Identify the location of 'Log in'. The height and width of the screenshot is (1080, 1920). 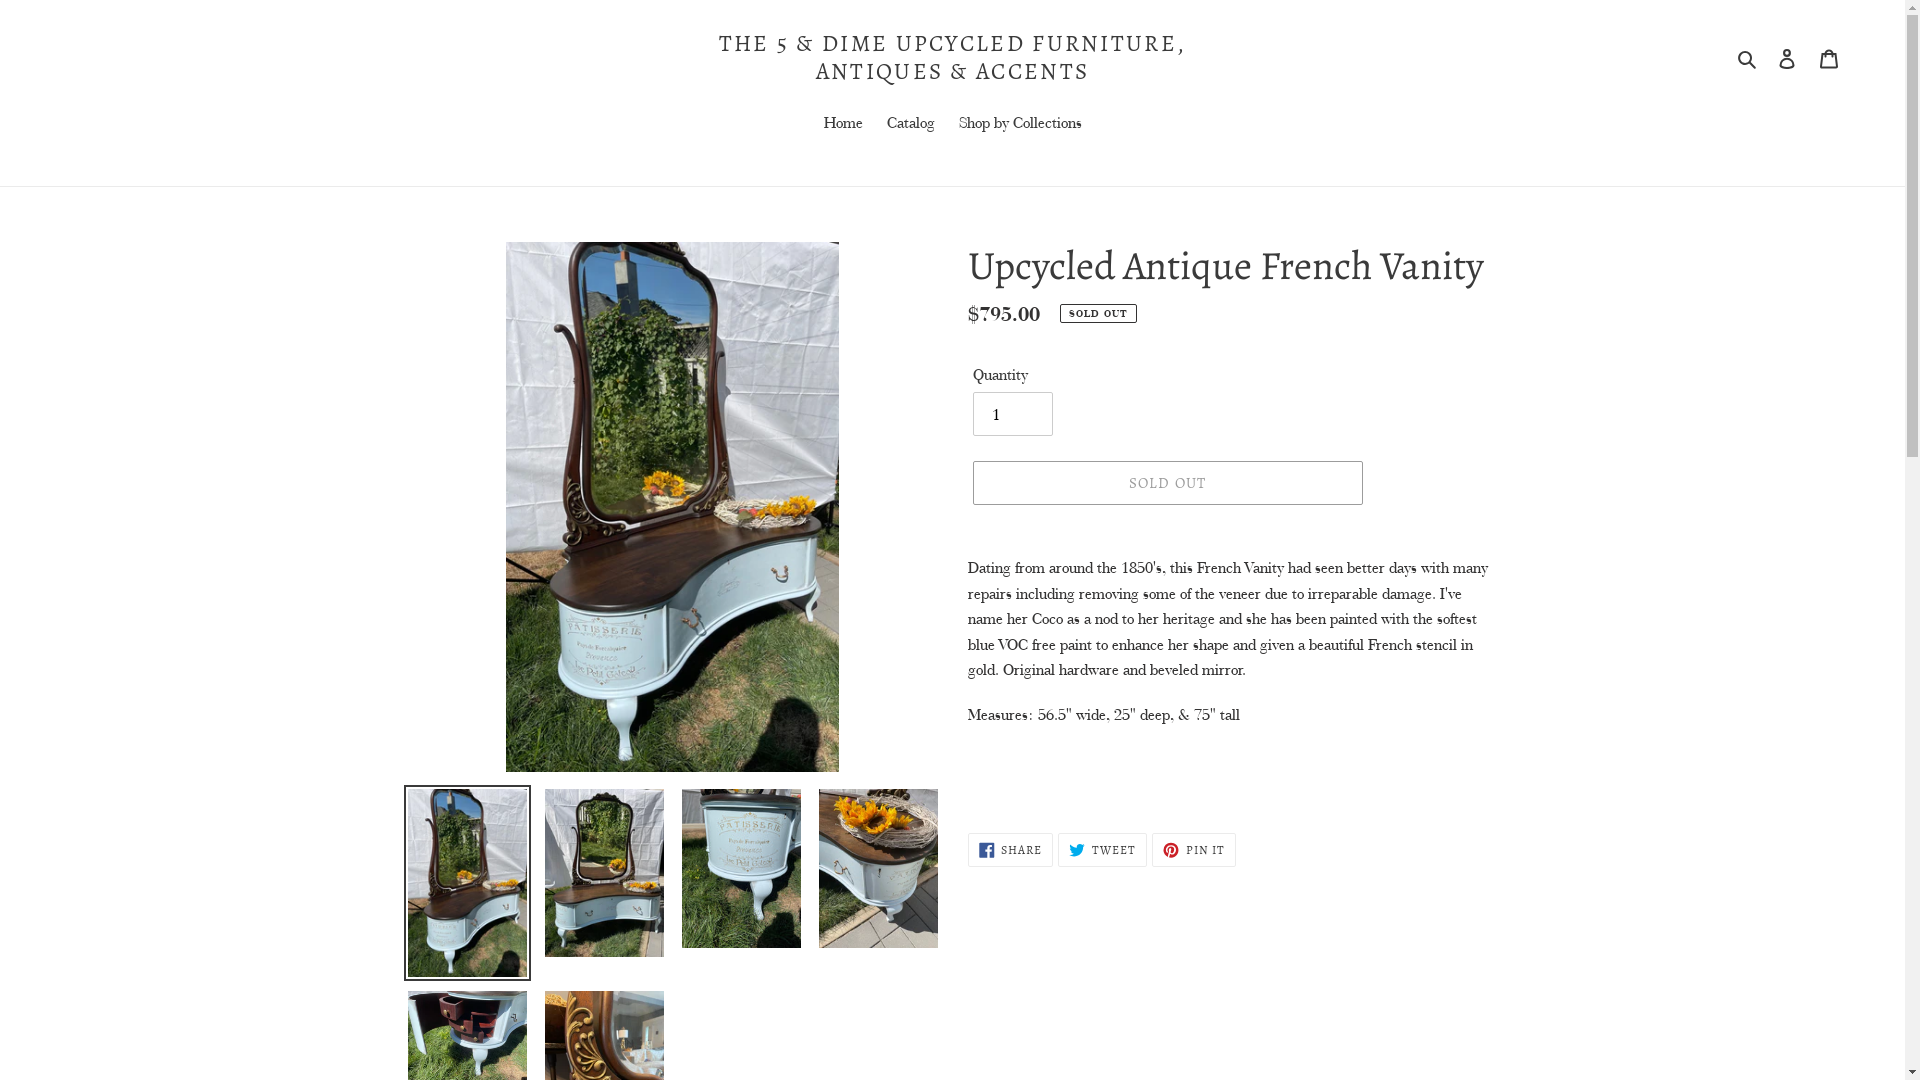
(1786, 56).